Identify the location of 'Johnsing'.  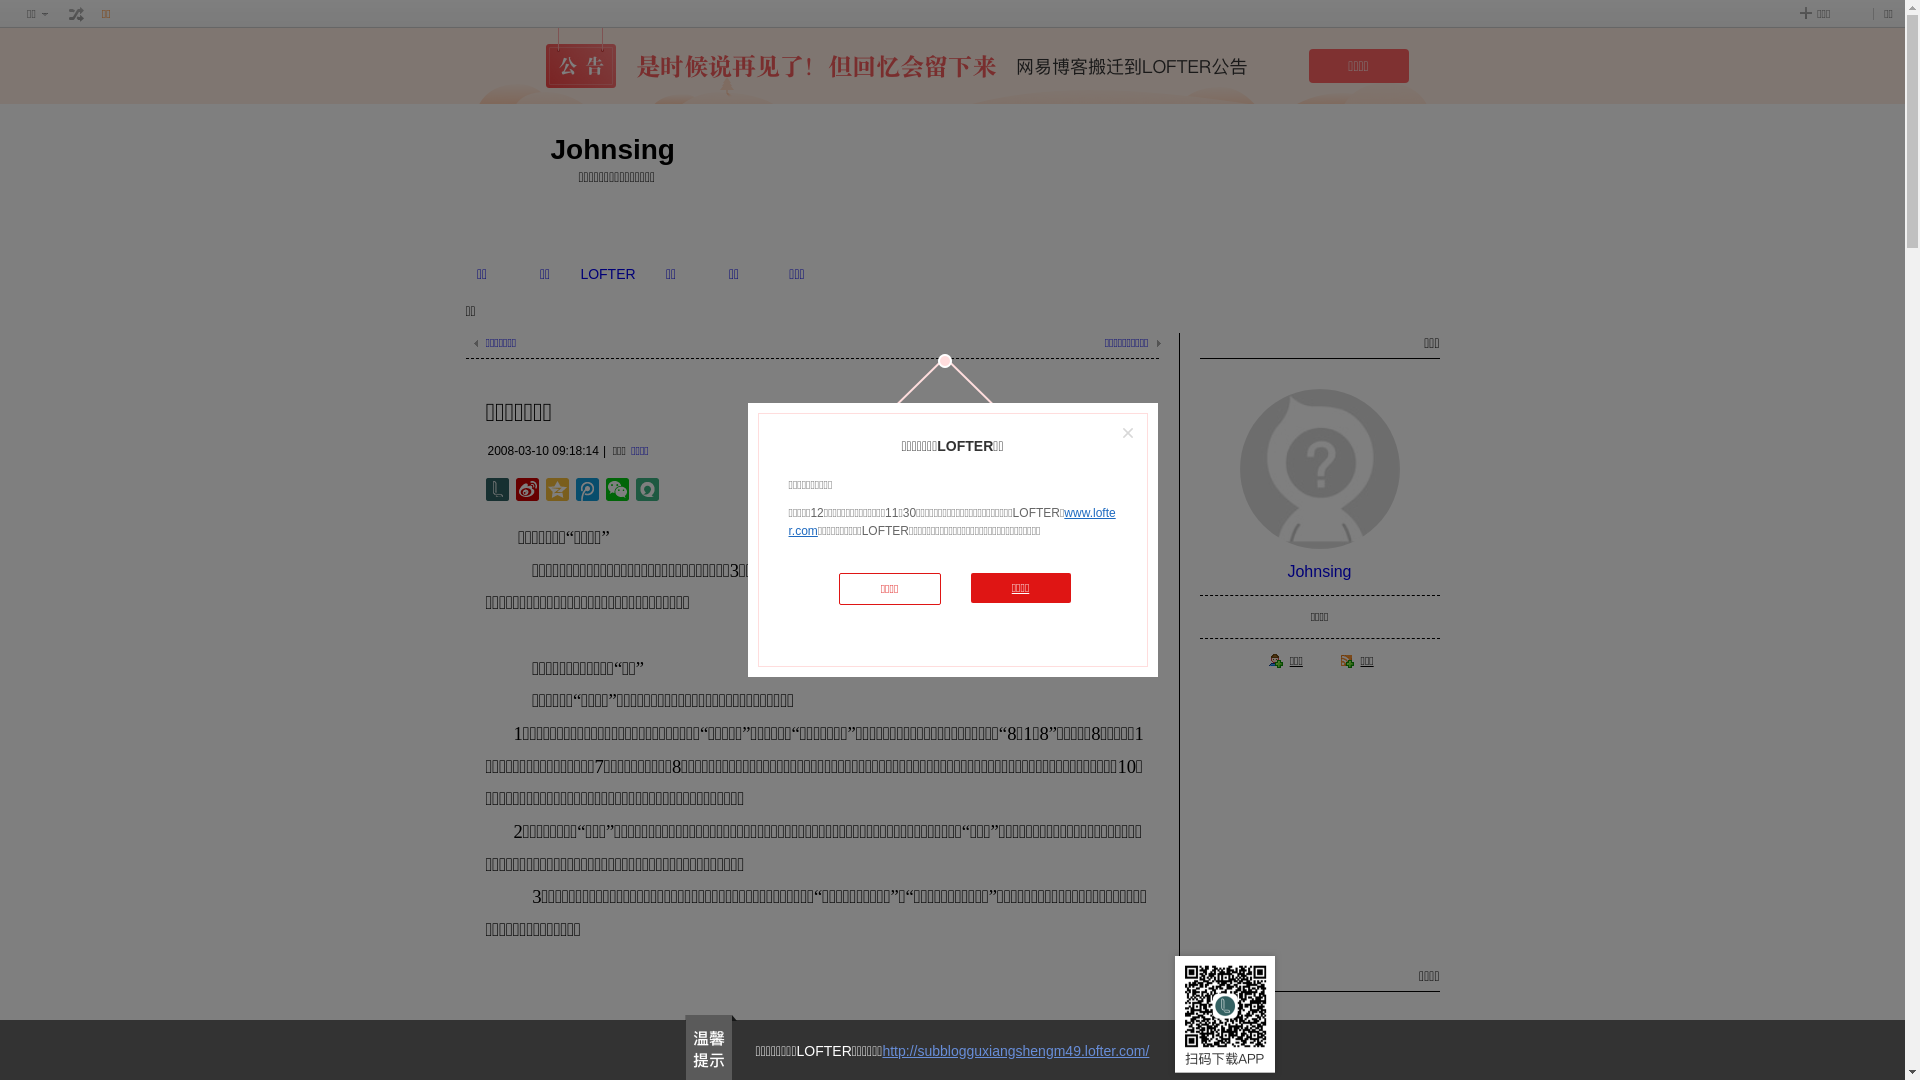
(1319, 571).